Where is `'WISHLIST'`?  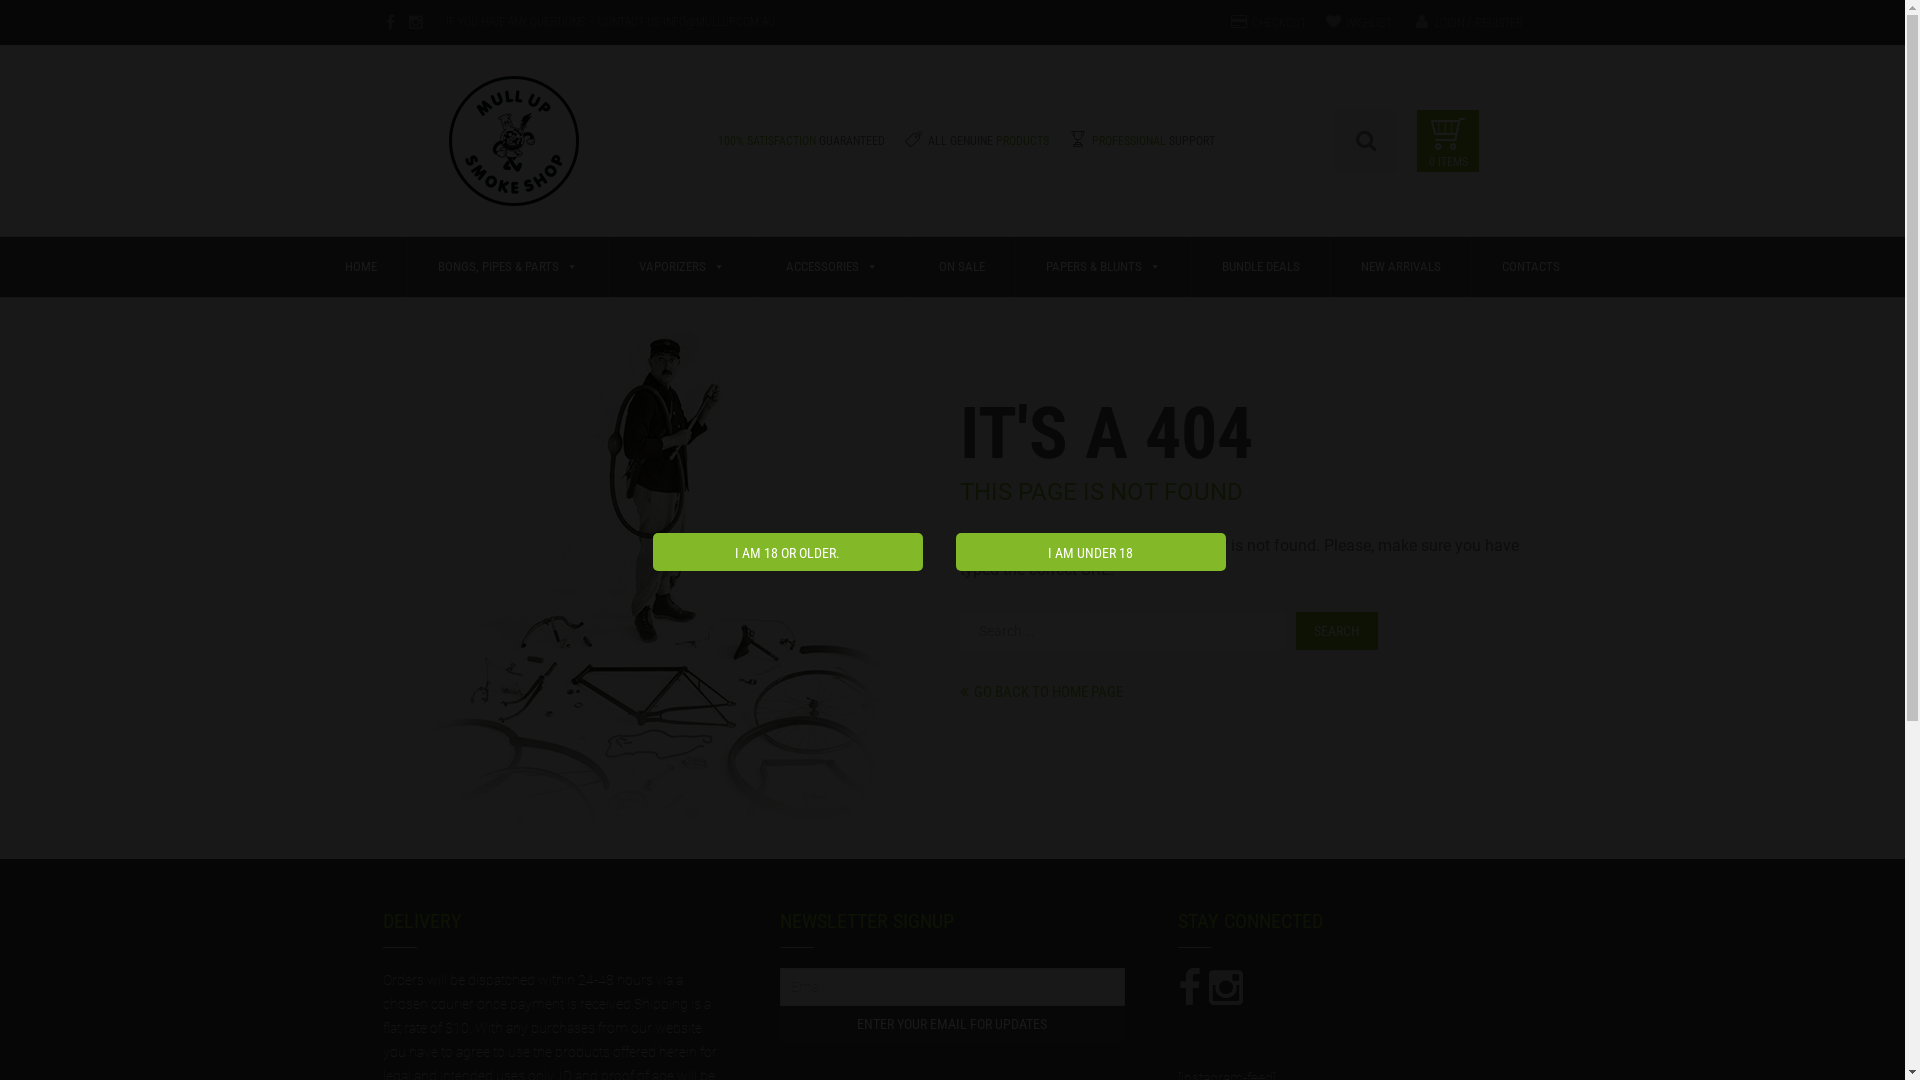
'WISHLIST' is located at coordinates (1345, 23).